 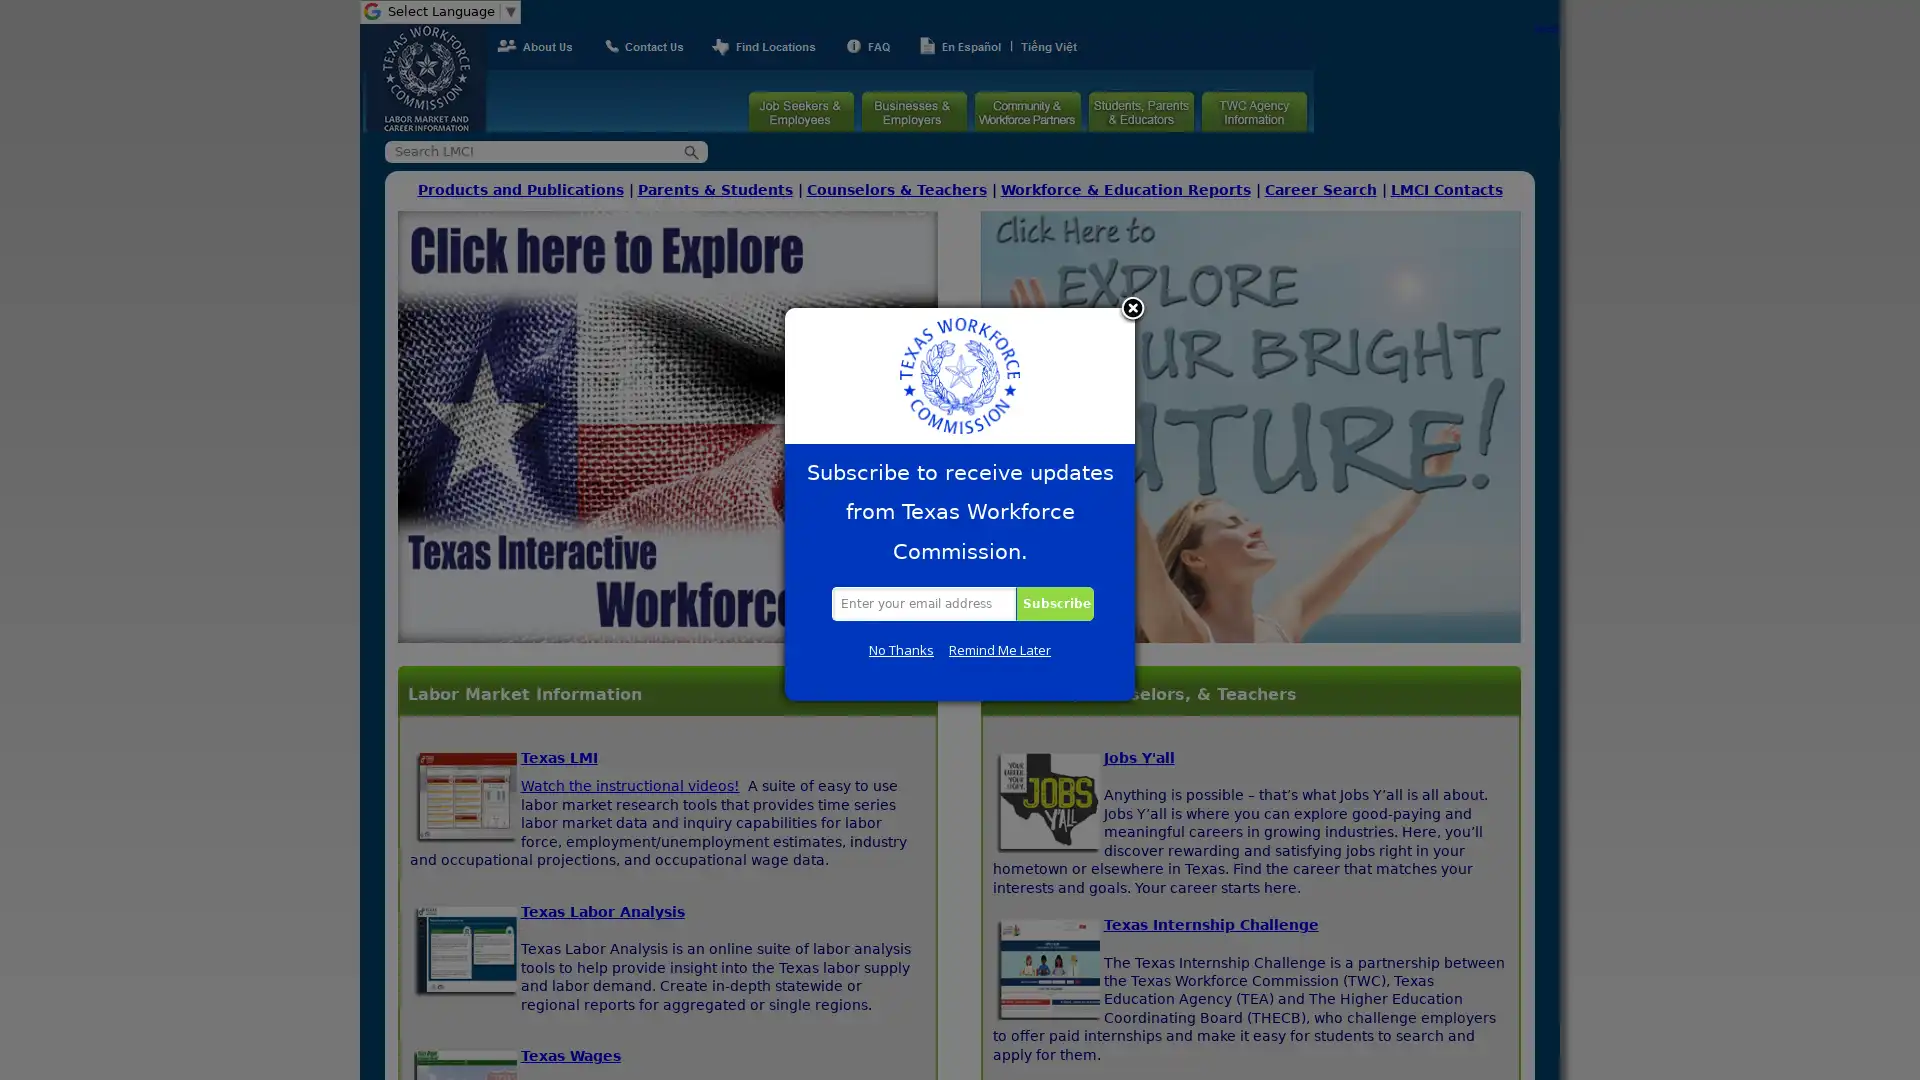 I want to click on No Thanks, so click(x=900, y=650).